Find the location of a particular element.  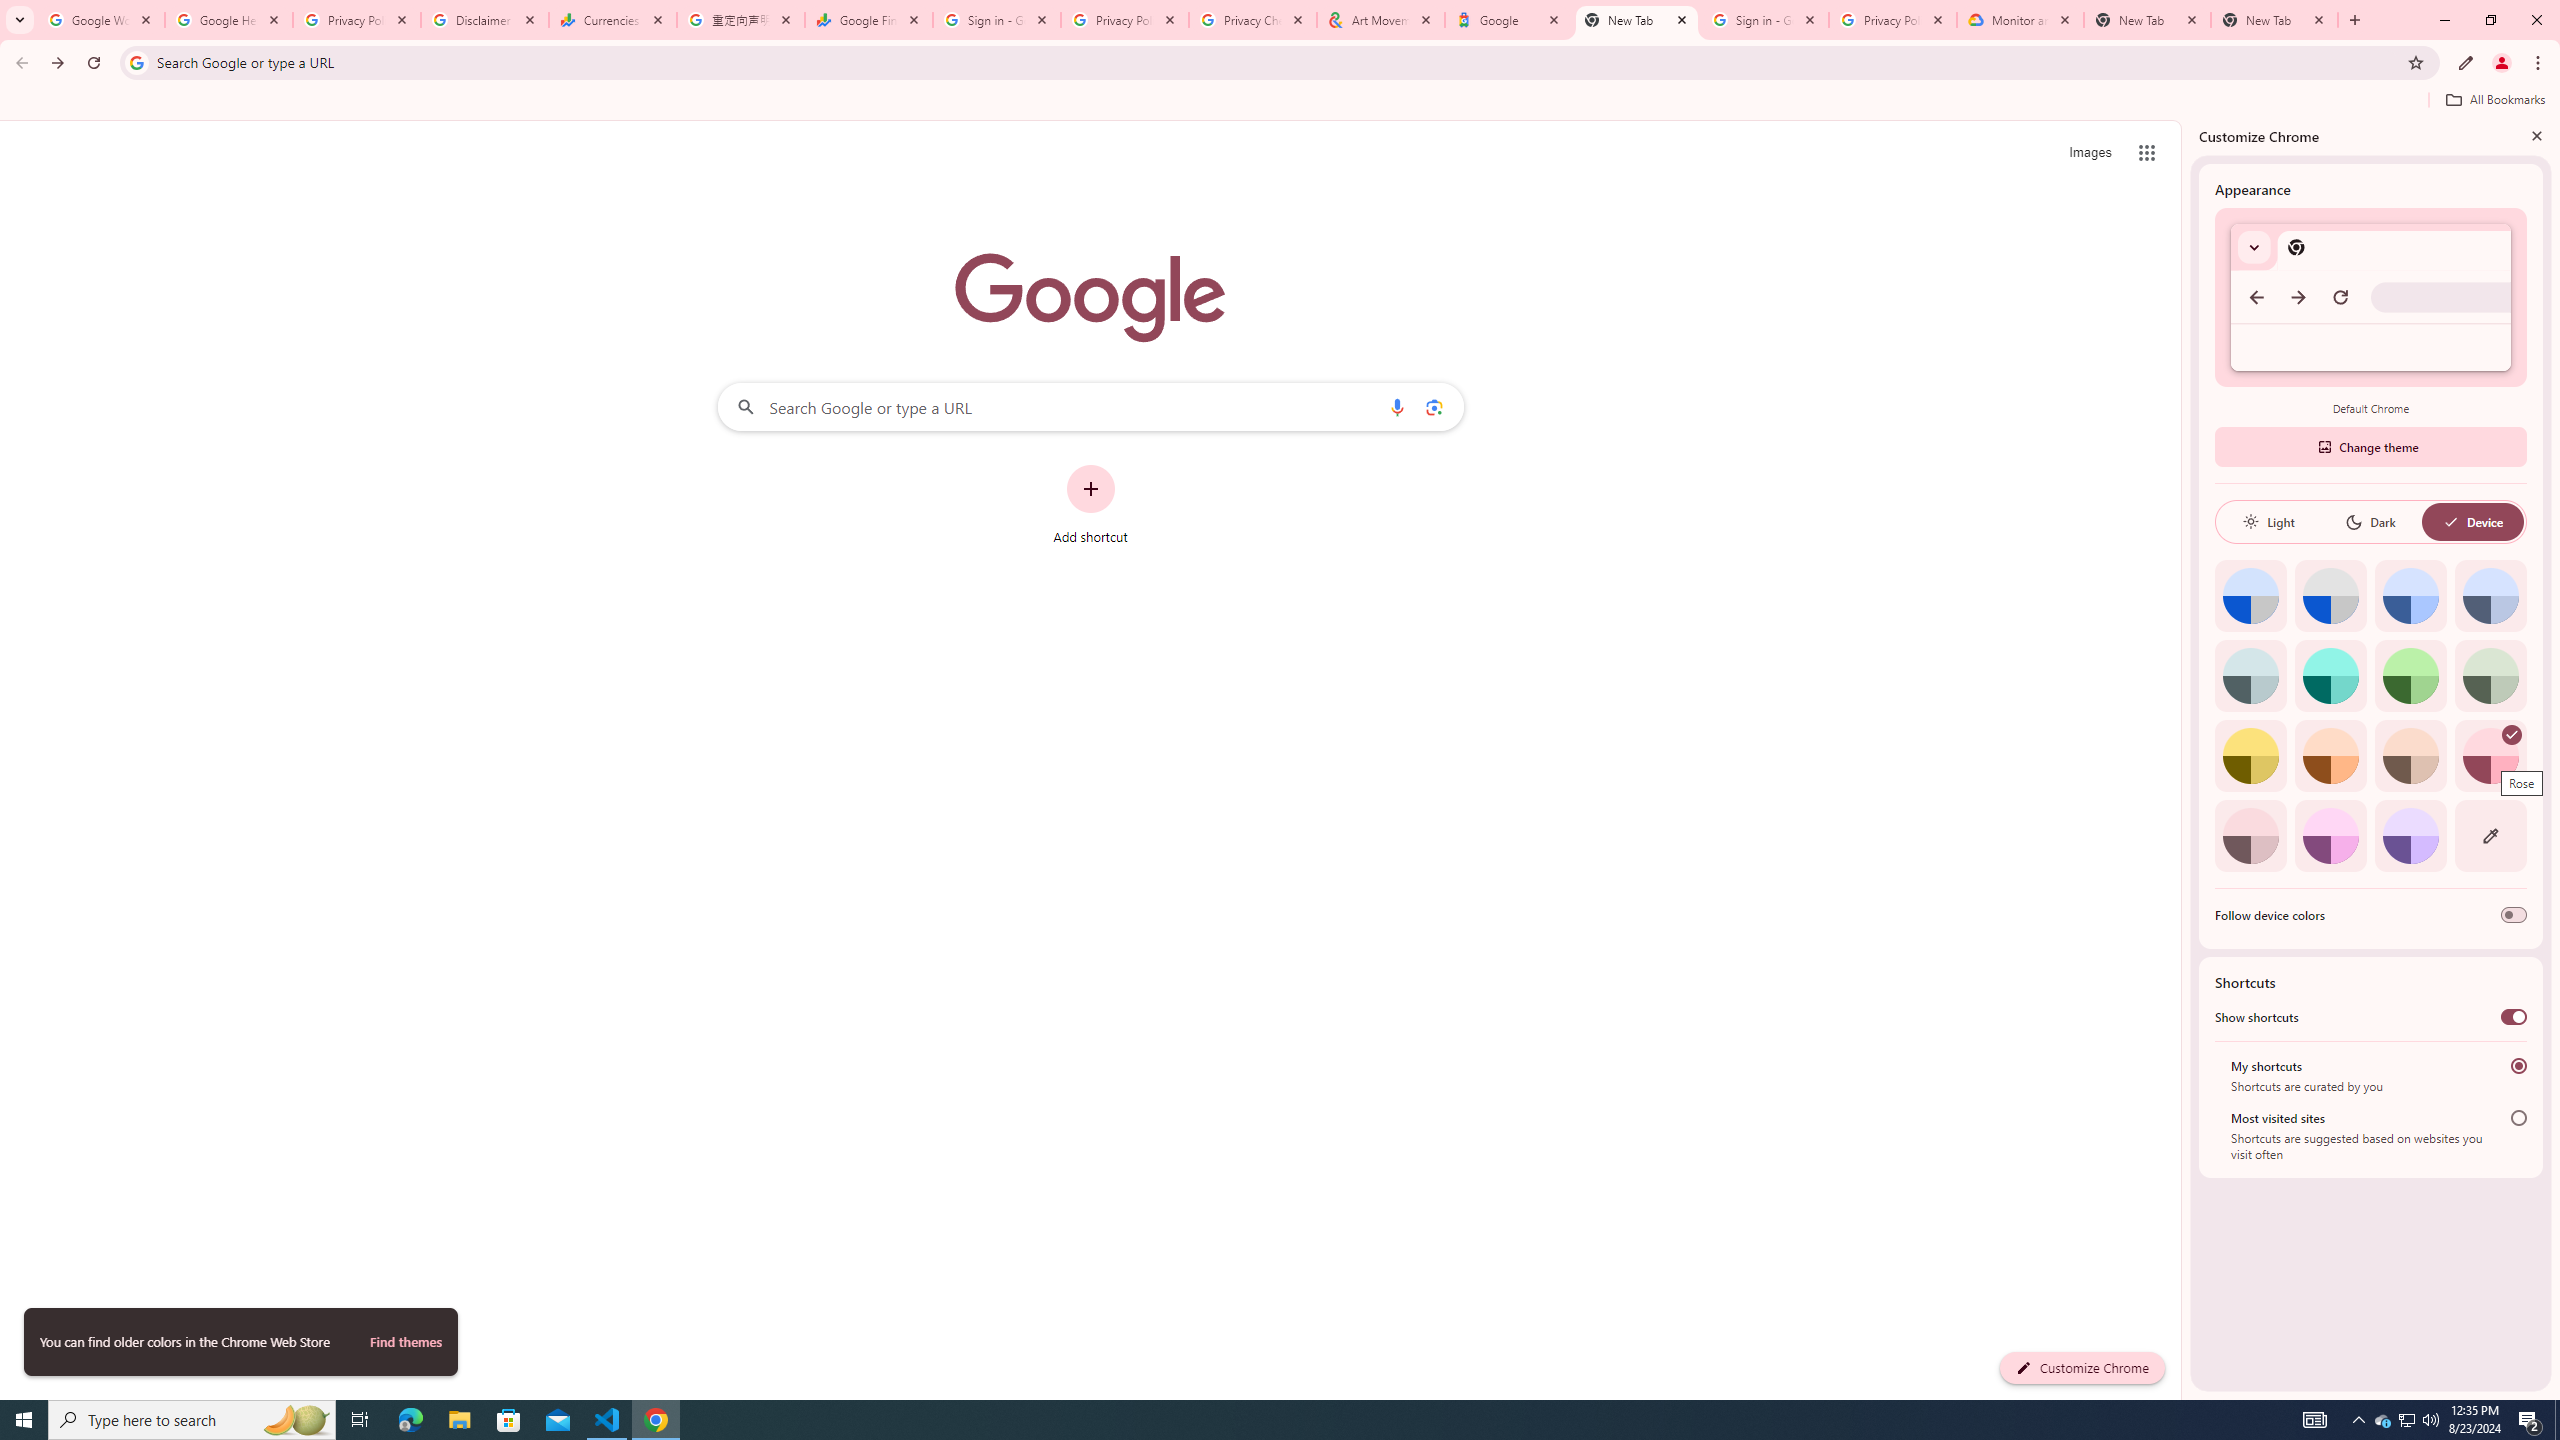

'Cool grey' is located at coordinates (2490, 595).